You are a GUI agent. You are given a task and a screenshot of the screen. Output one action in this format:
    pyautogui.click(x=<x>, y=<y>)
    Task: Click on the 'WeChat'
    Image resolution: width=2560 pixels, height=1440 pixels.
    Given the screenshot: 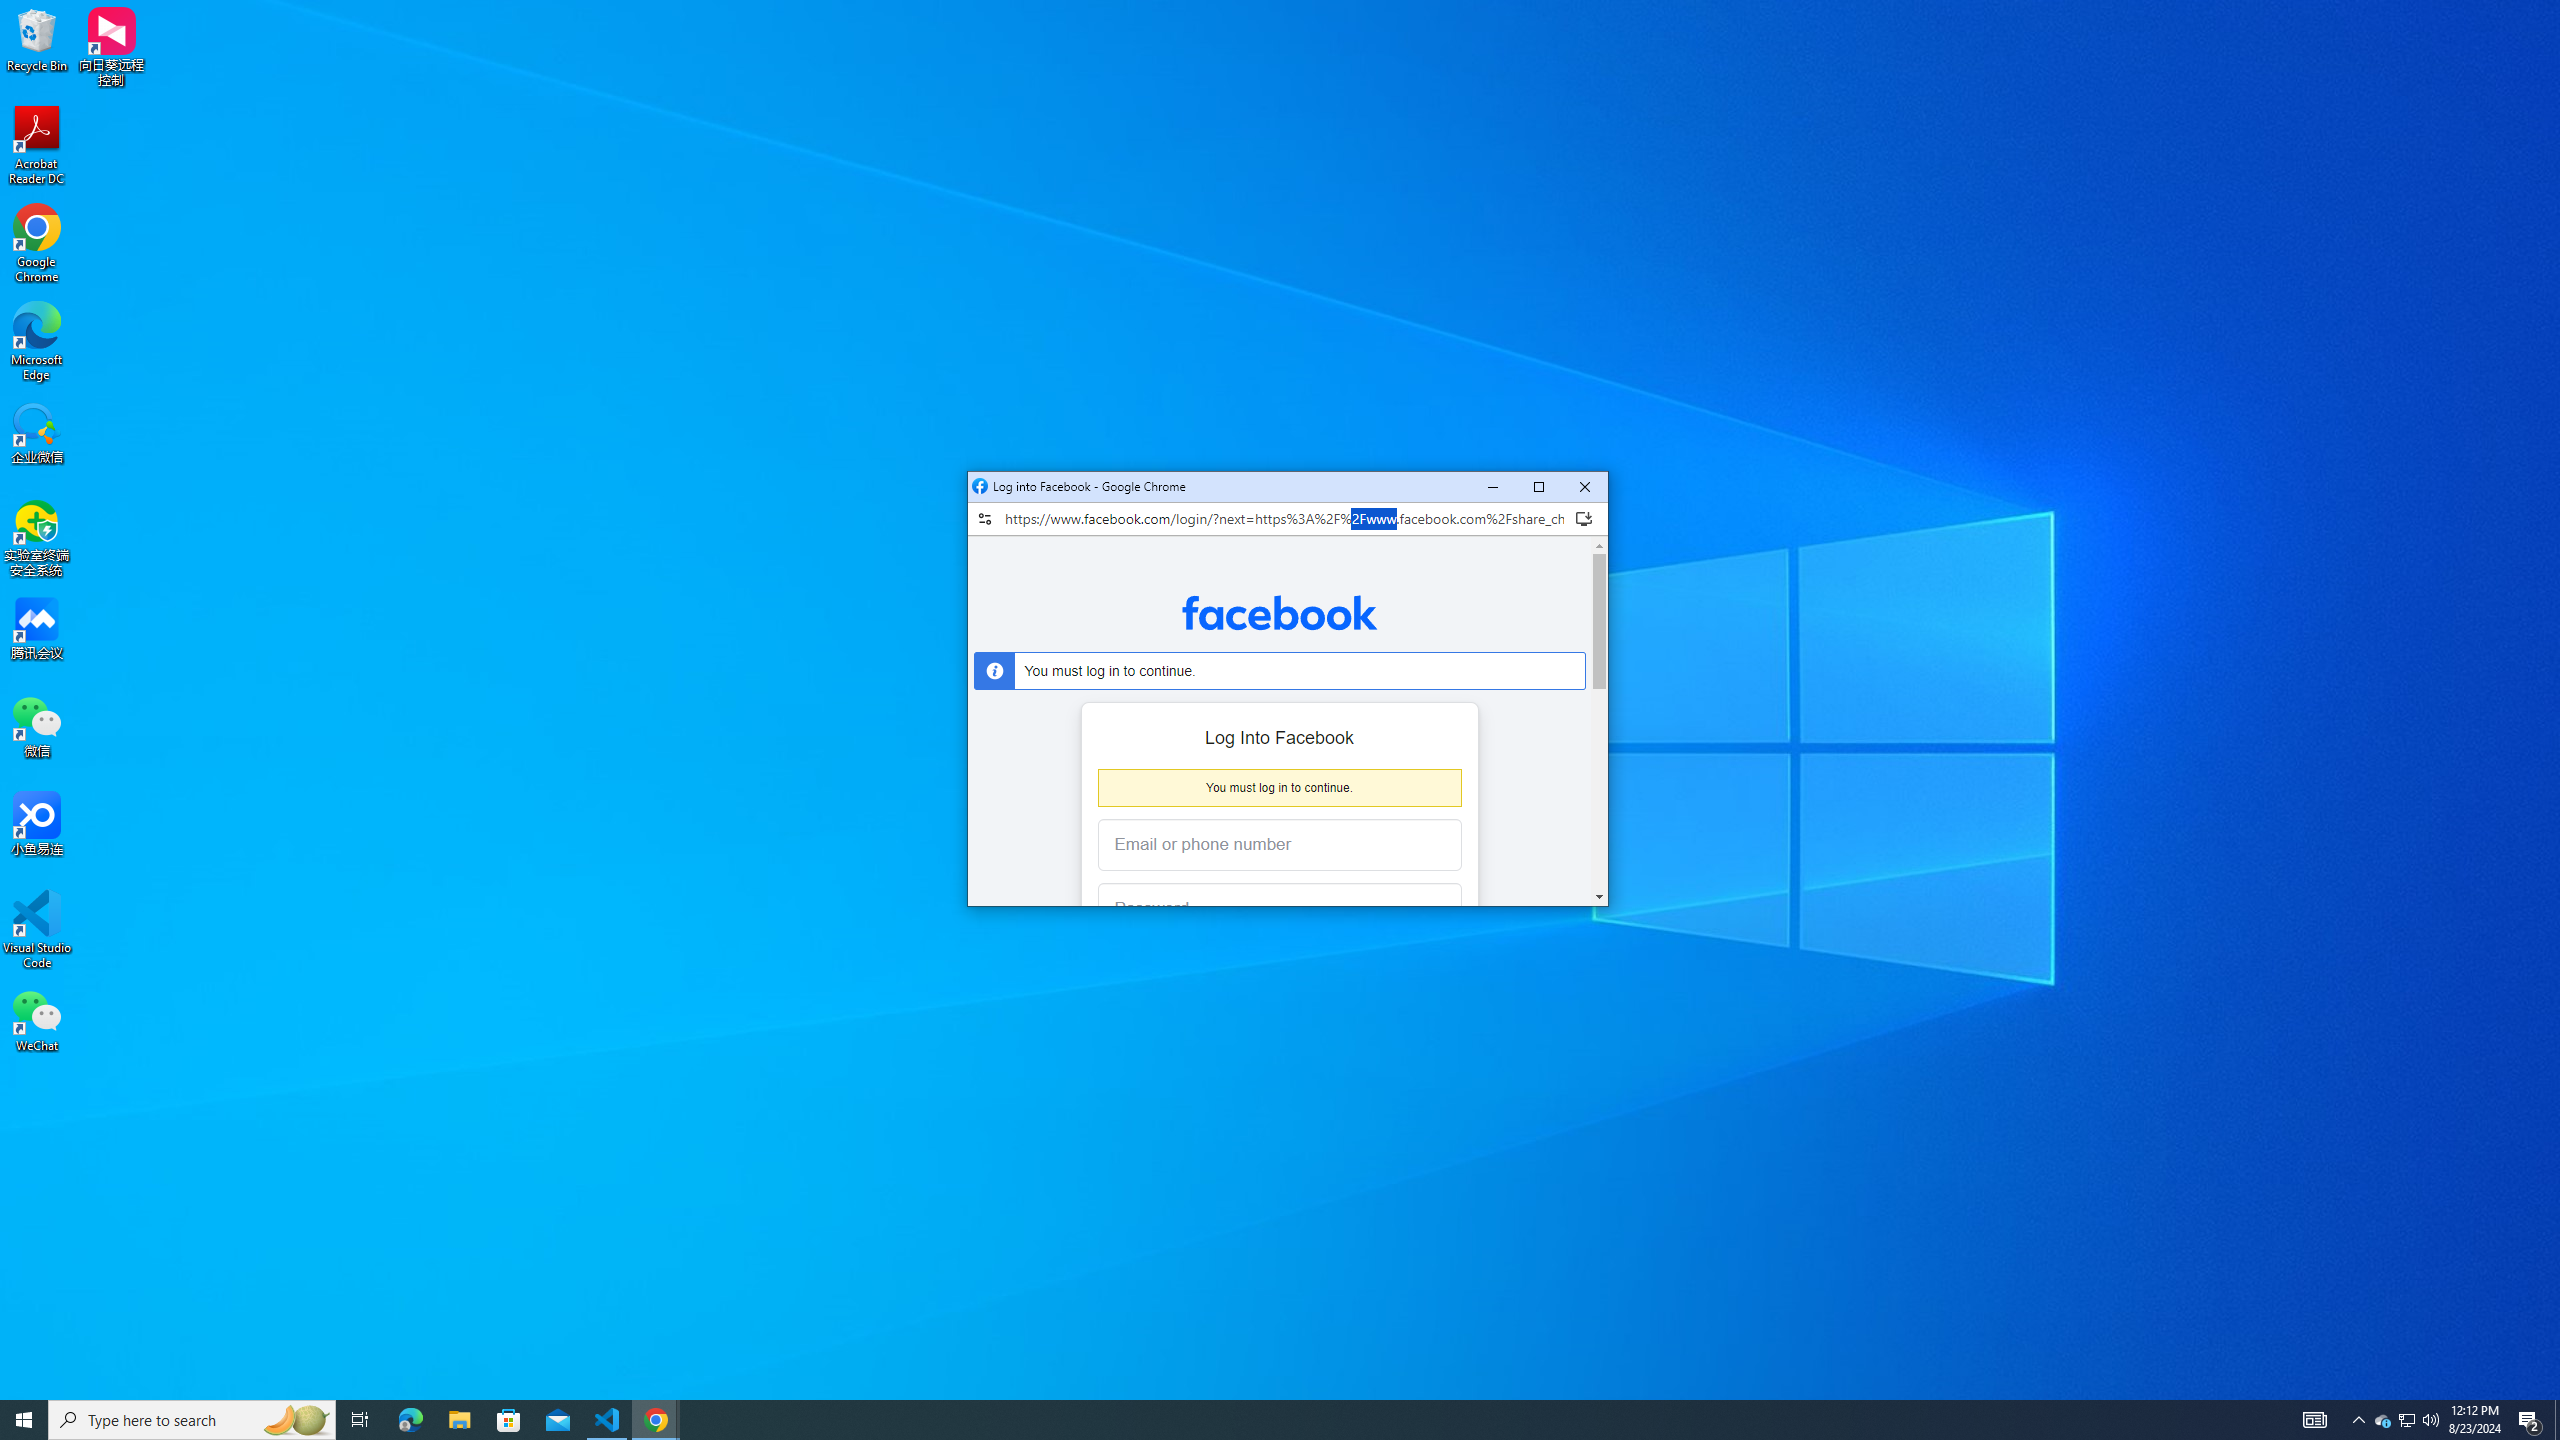 What is the action you would take?
    pyautogui.click(x=36, y=1019)
    